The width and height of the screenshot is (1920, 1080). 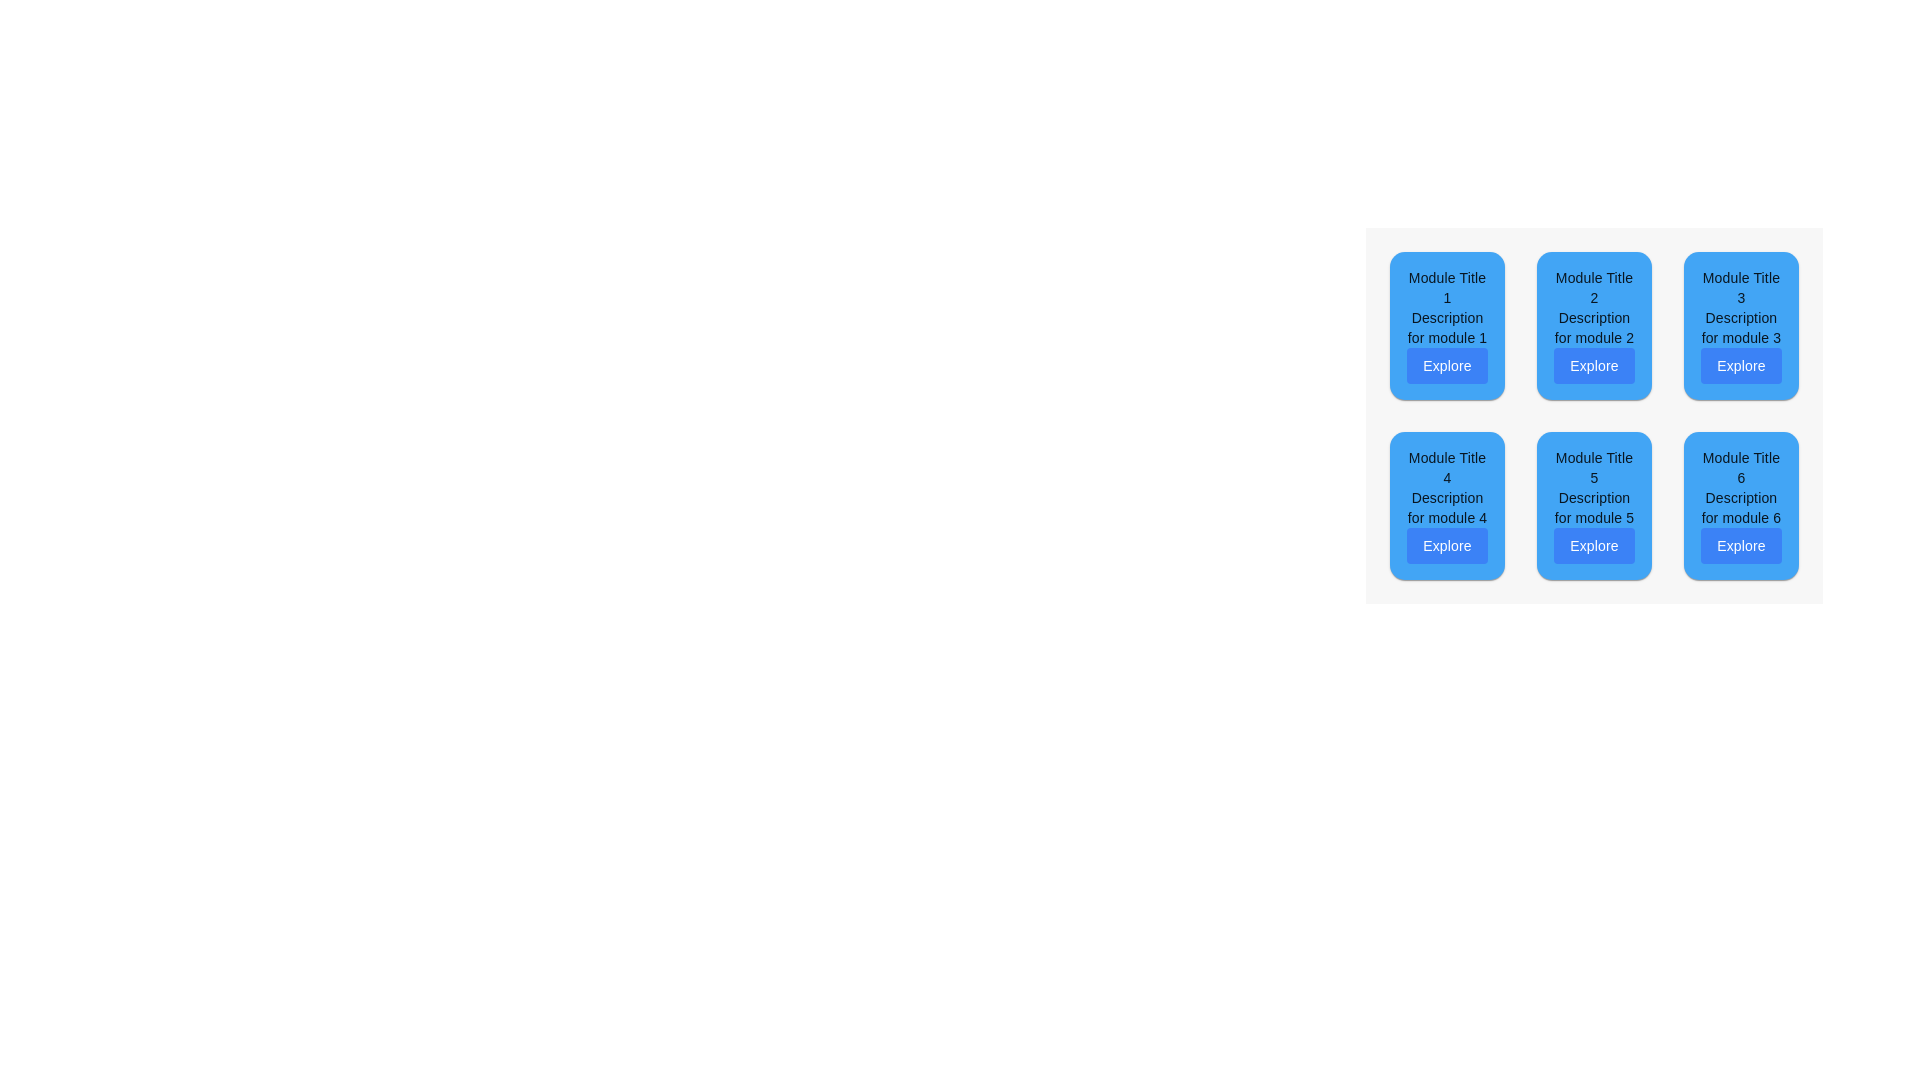 I want to click on the 'explore' button located at the bottom of the fifth card in the grid layout, so click(x=1593, y=546).